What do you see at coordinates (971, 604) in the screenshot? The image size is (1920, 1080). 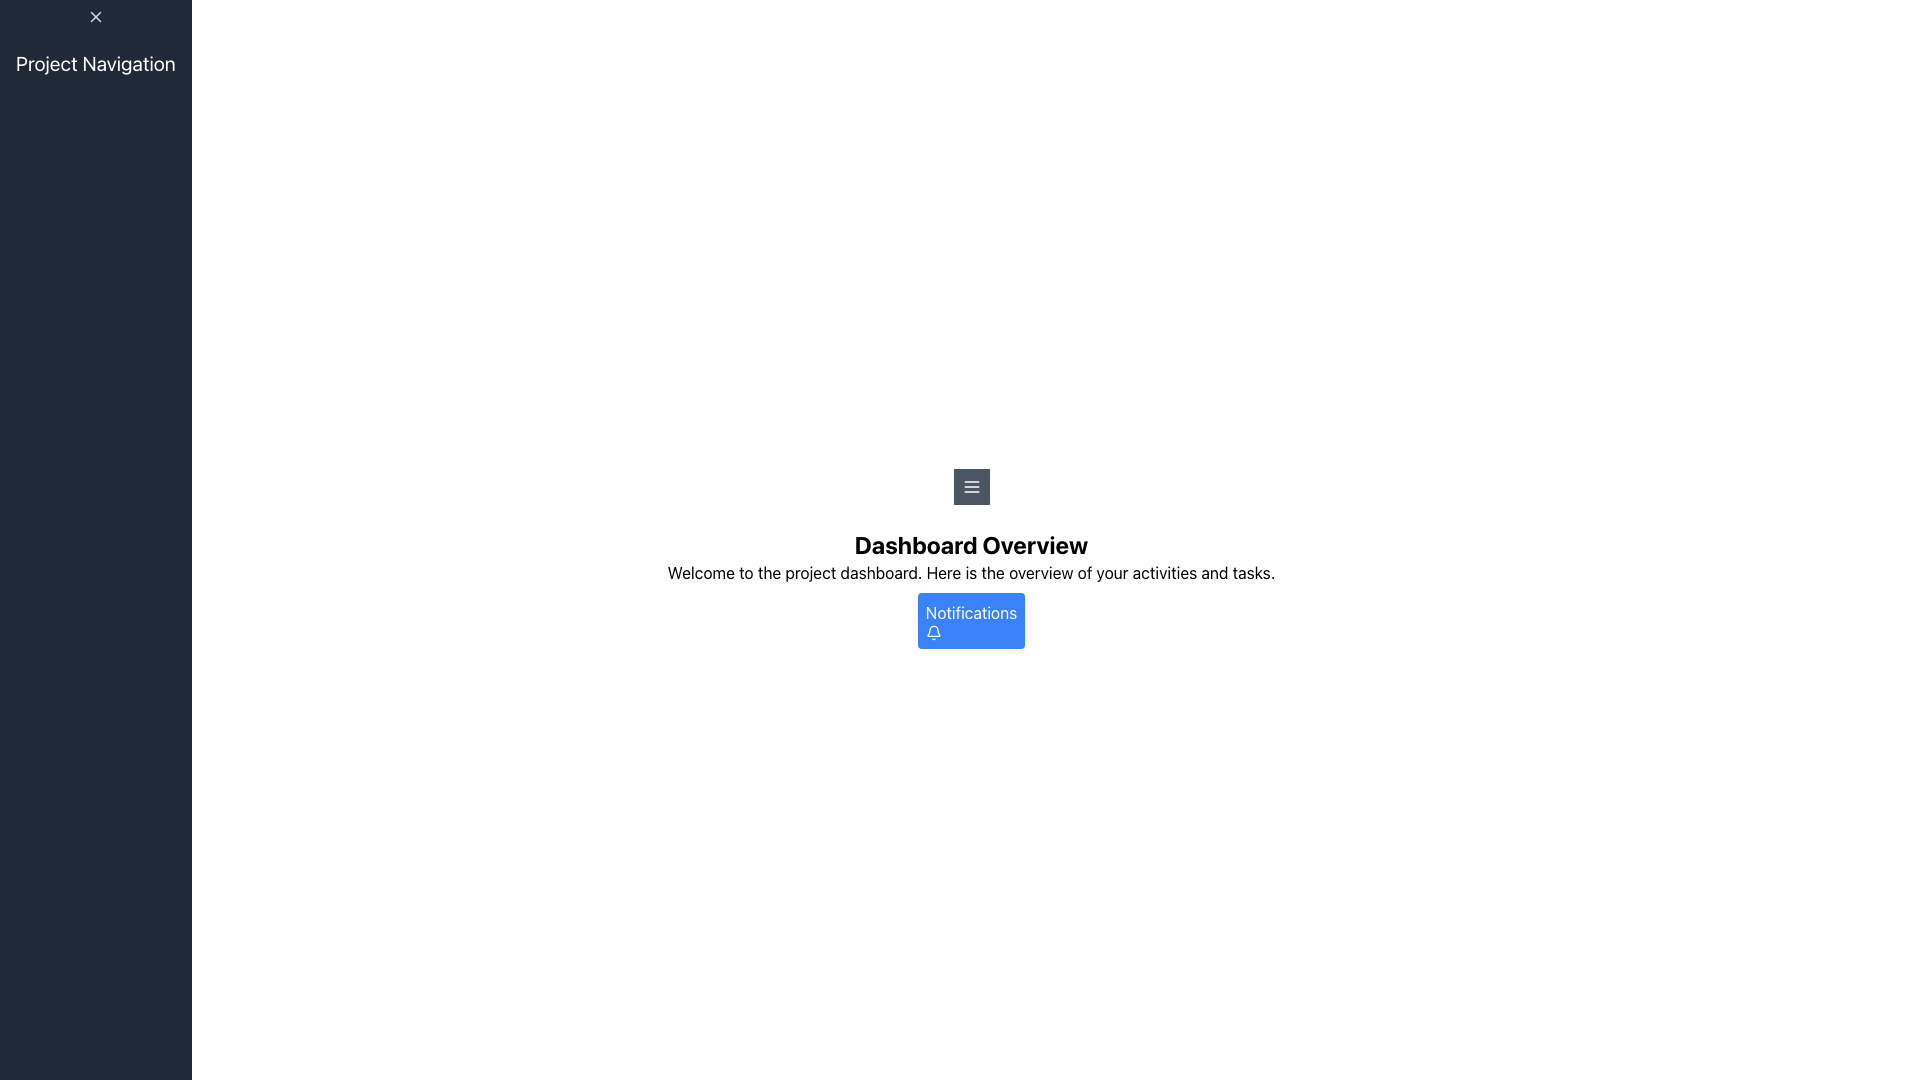 I see `the button located within the 'Dashboard Overview' section` at bounding box center [971, 604].